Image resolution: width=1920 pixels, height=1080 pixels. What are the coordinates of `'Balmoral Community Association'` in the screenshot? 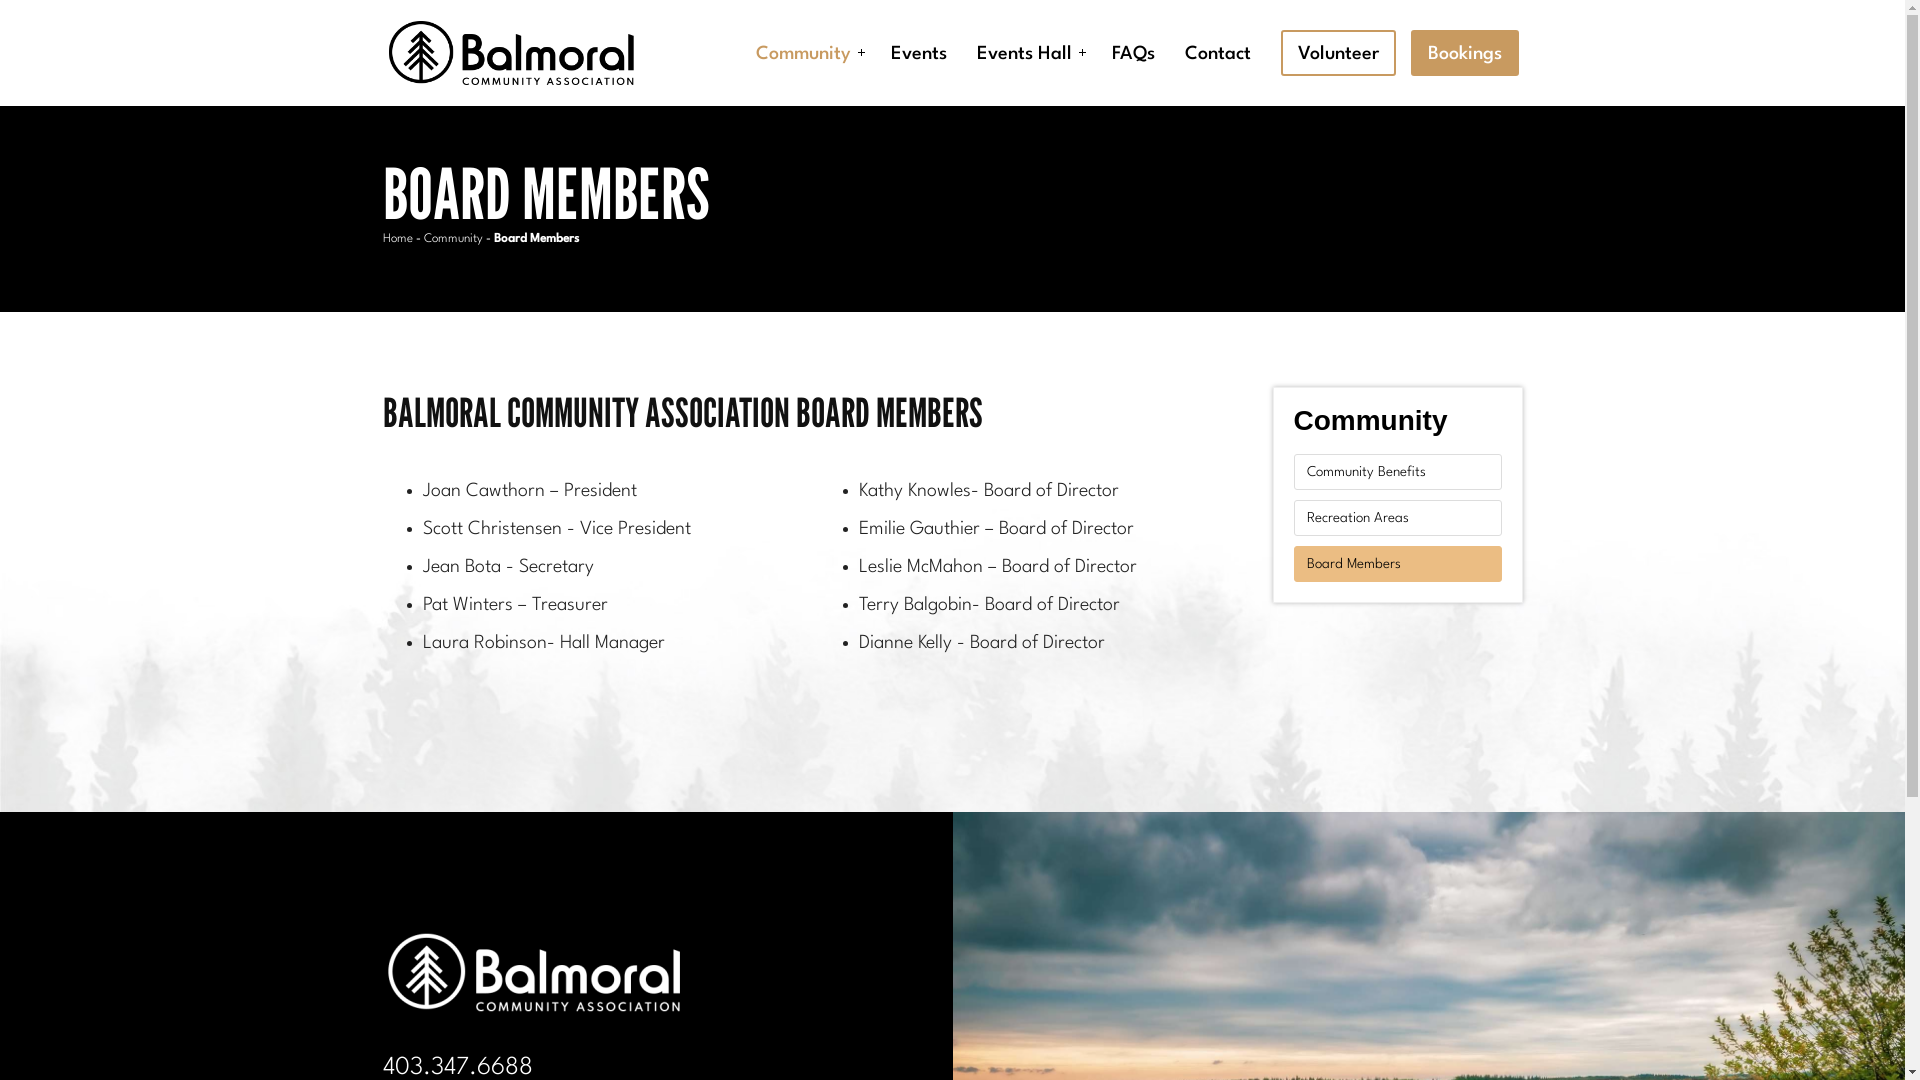 It's located at (511, 52).